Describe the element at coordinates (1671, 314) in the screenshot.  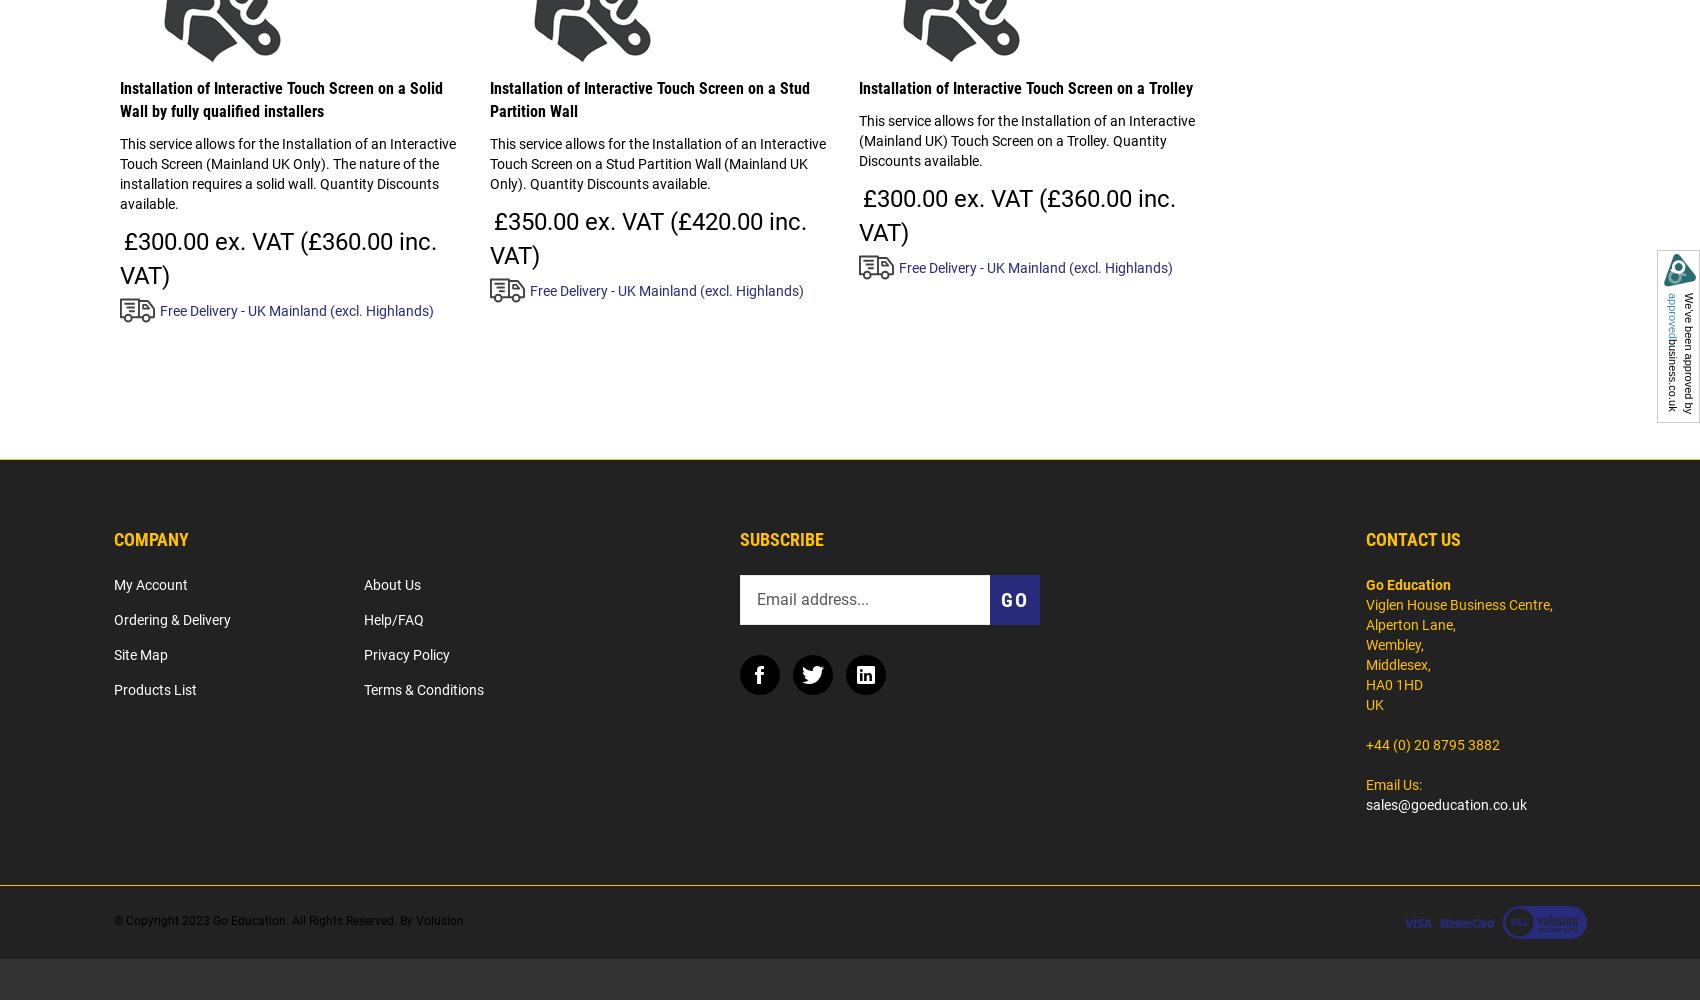
I see `'approved'` at that location.